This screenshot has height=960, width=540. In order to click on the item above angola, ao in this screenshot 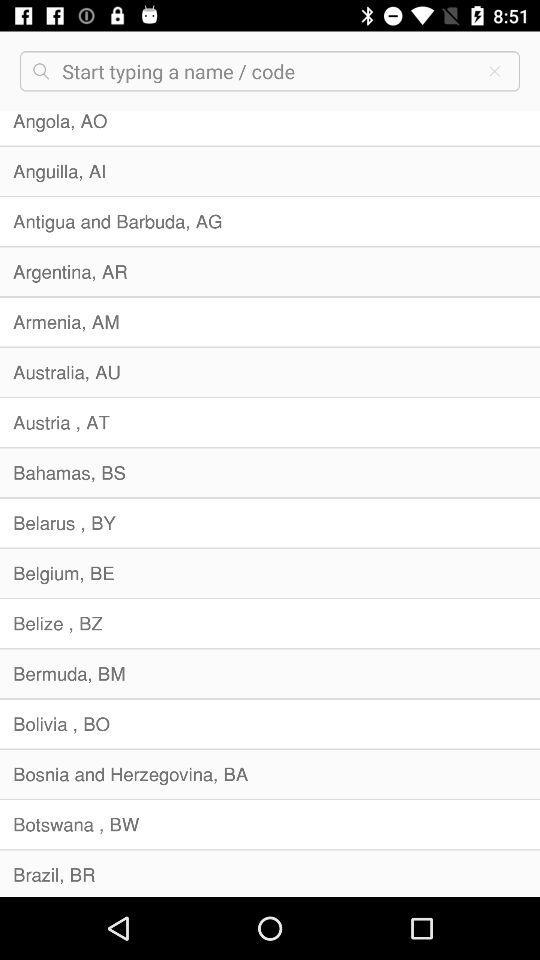, I will do `click(493, 71)`.